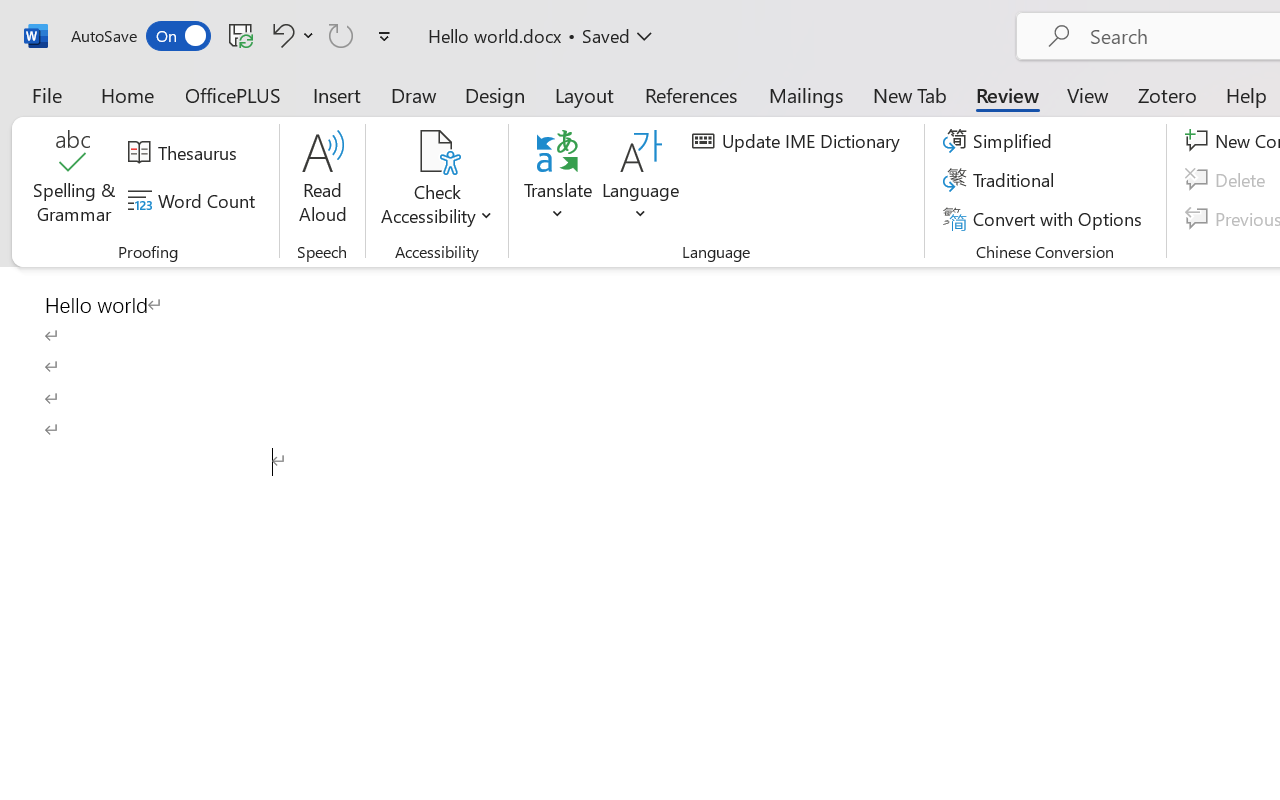  What do you see at coordinates (1007, 94) in the screenshot?
I see `'Review'` at bounding box center [1007, 94].